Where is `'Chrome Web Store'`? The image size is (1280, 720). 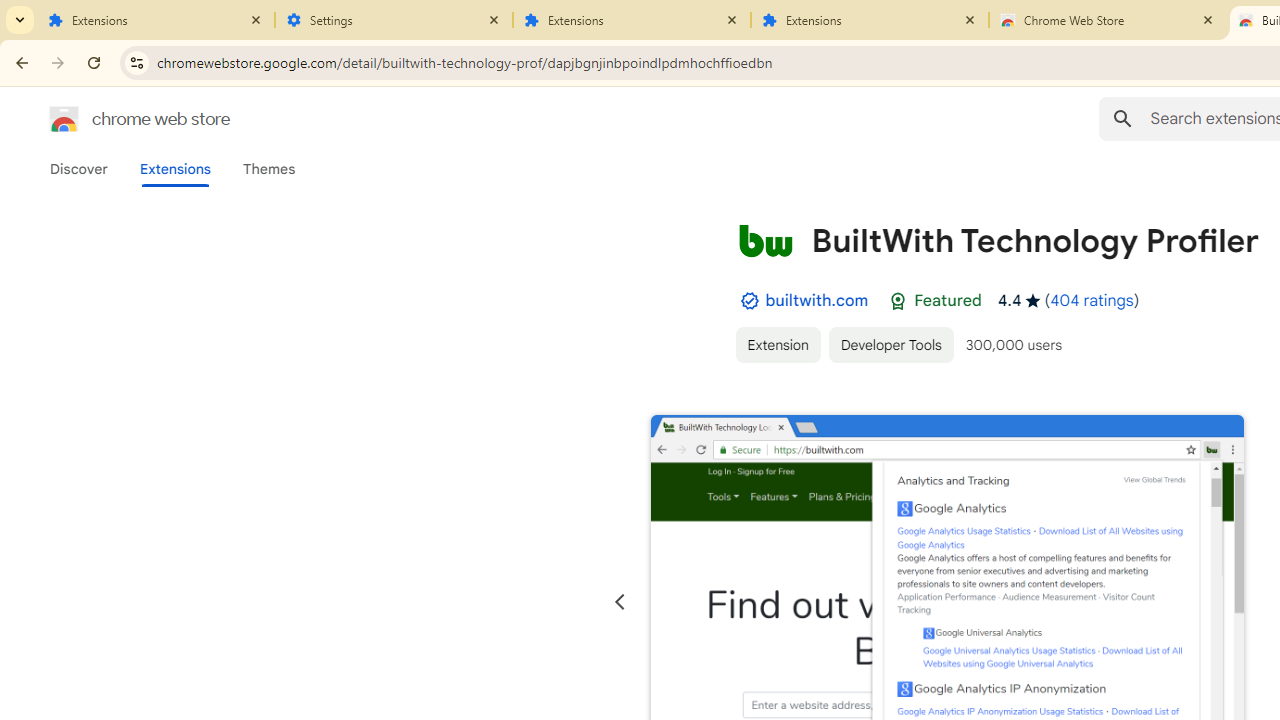
'Chrome Web Store' is located at coordinates (1107, 20).